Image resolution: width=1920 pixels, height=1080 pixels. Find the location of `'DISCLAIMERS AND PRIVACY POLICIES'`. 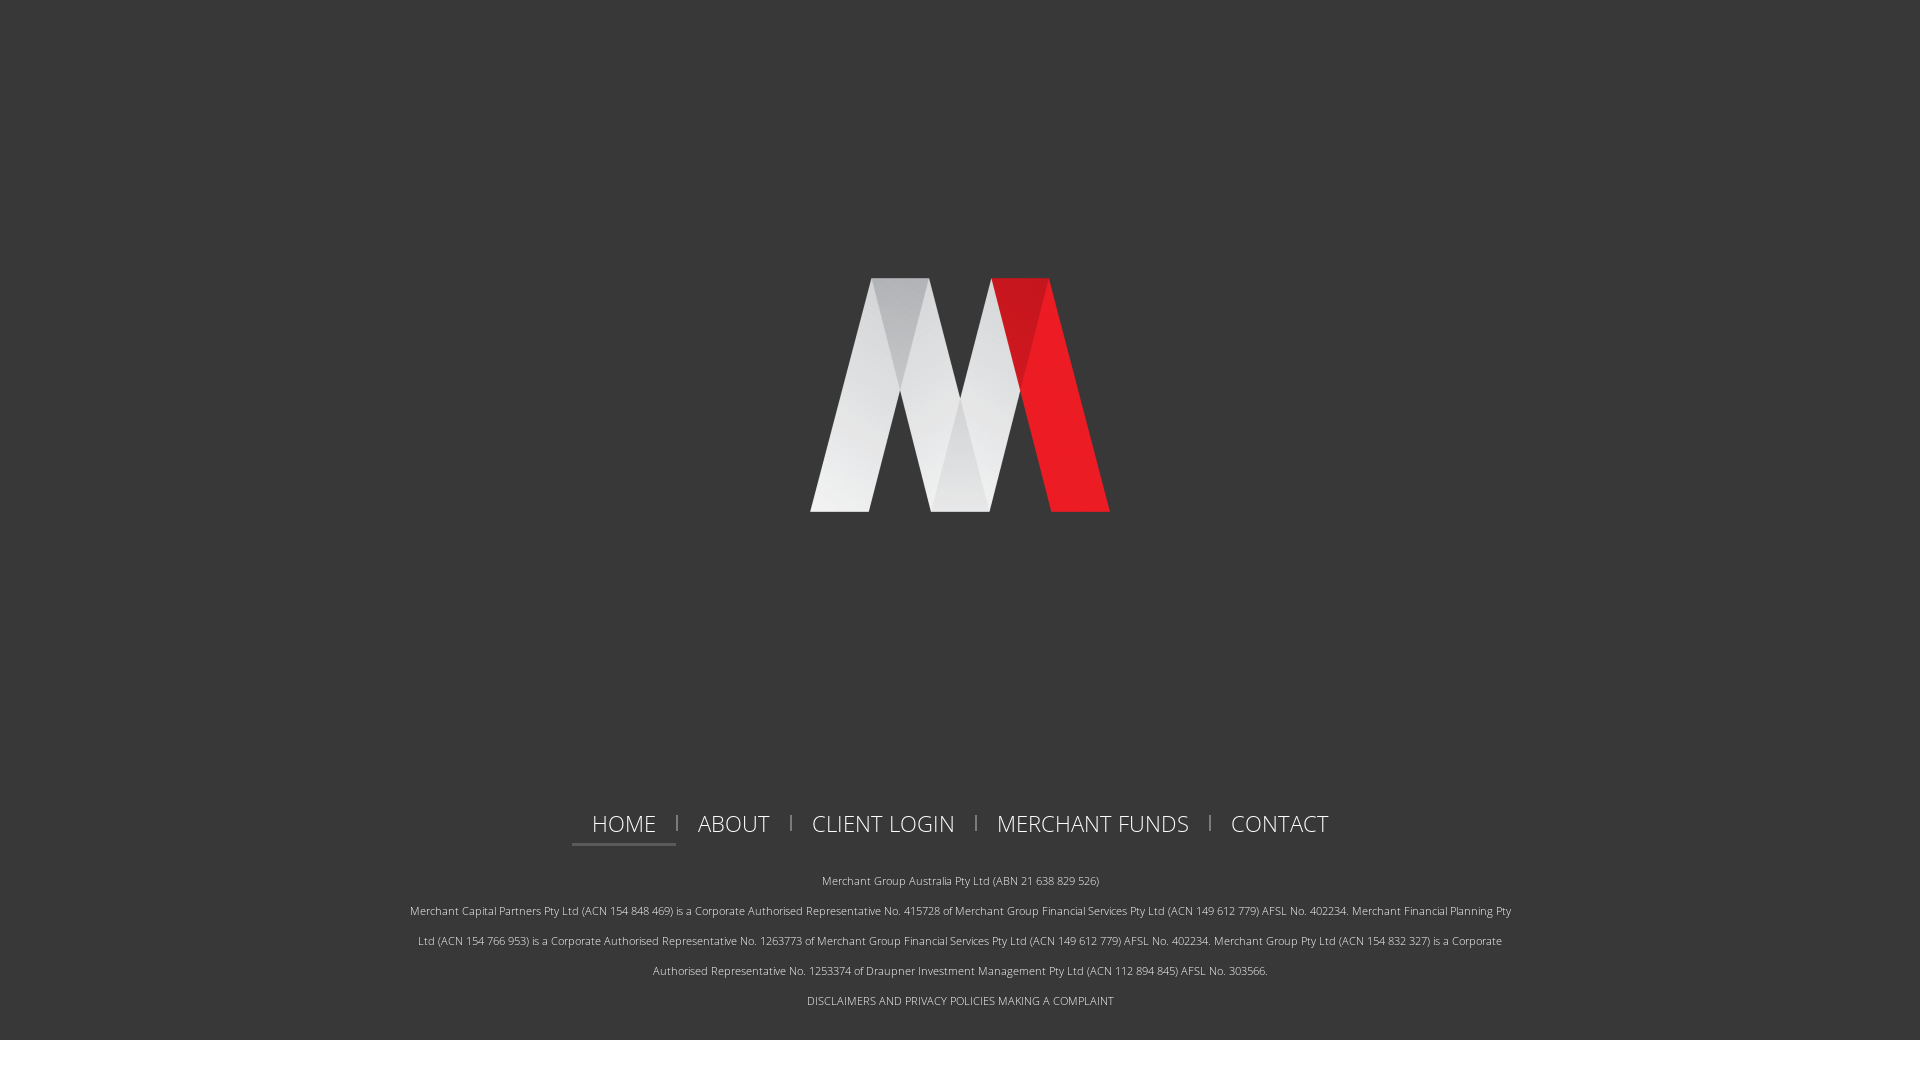

'DISCLAIMERS AND PRIVACY POLICIES' is located at coordinates (899, 1000).